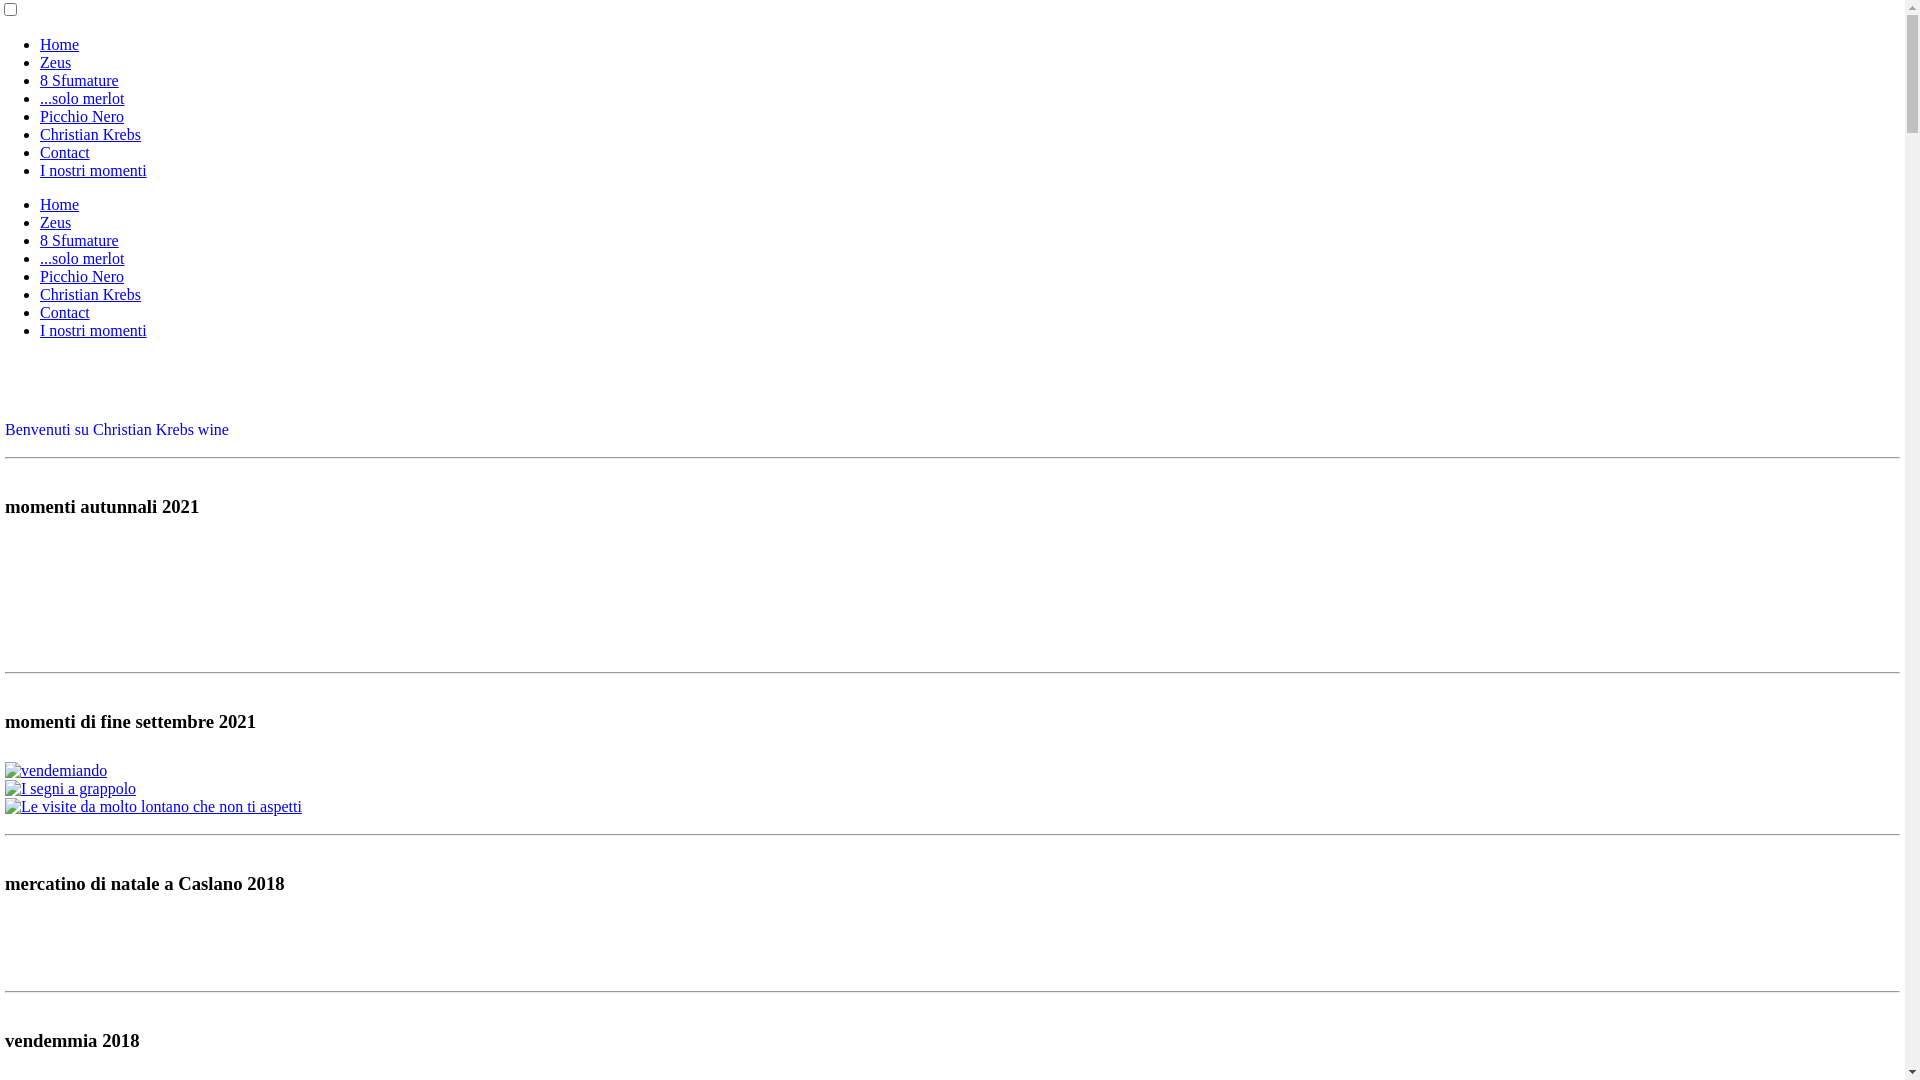  What do you see at coordinates (65, 151) in the screenshot?
I see `'Contact'` at bounding box center [65, 151].